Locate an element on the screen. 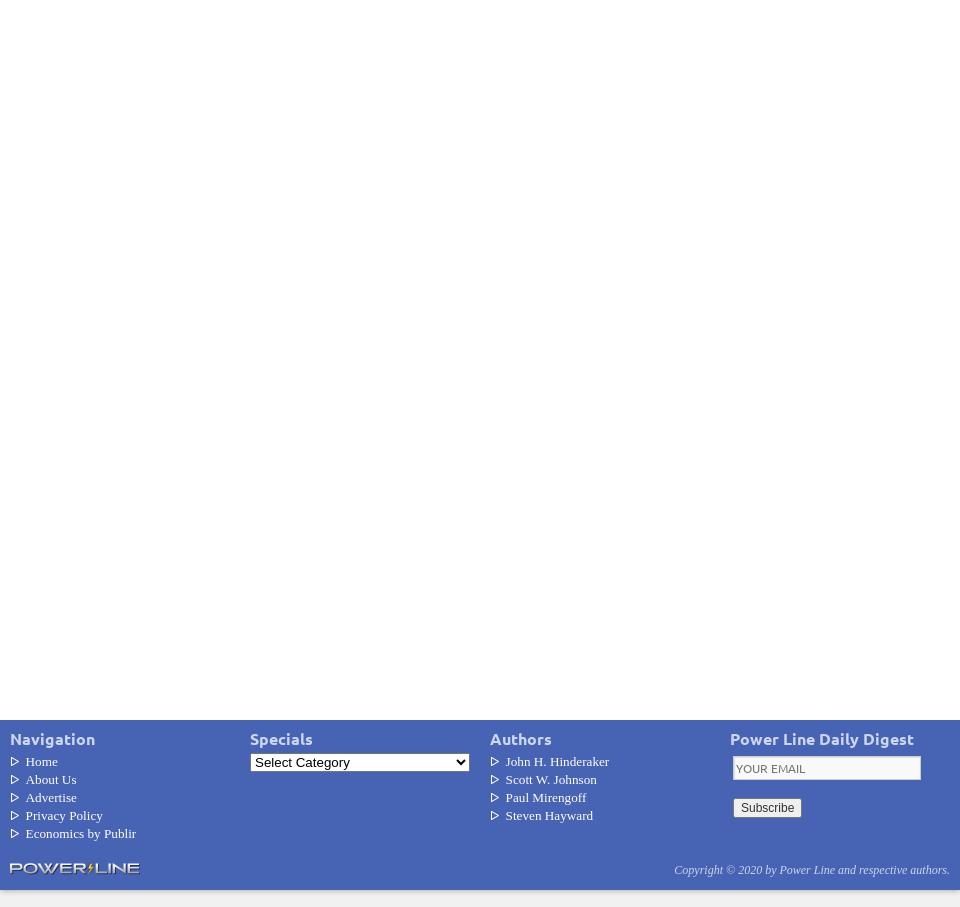 This screenshot has height=907, width=960. 'Copyright © 2020 by Power Line and respective authors.' is located at coordinates (811, 868).